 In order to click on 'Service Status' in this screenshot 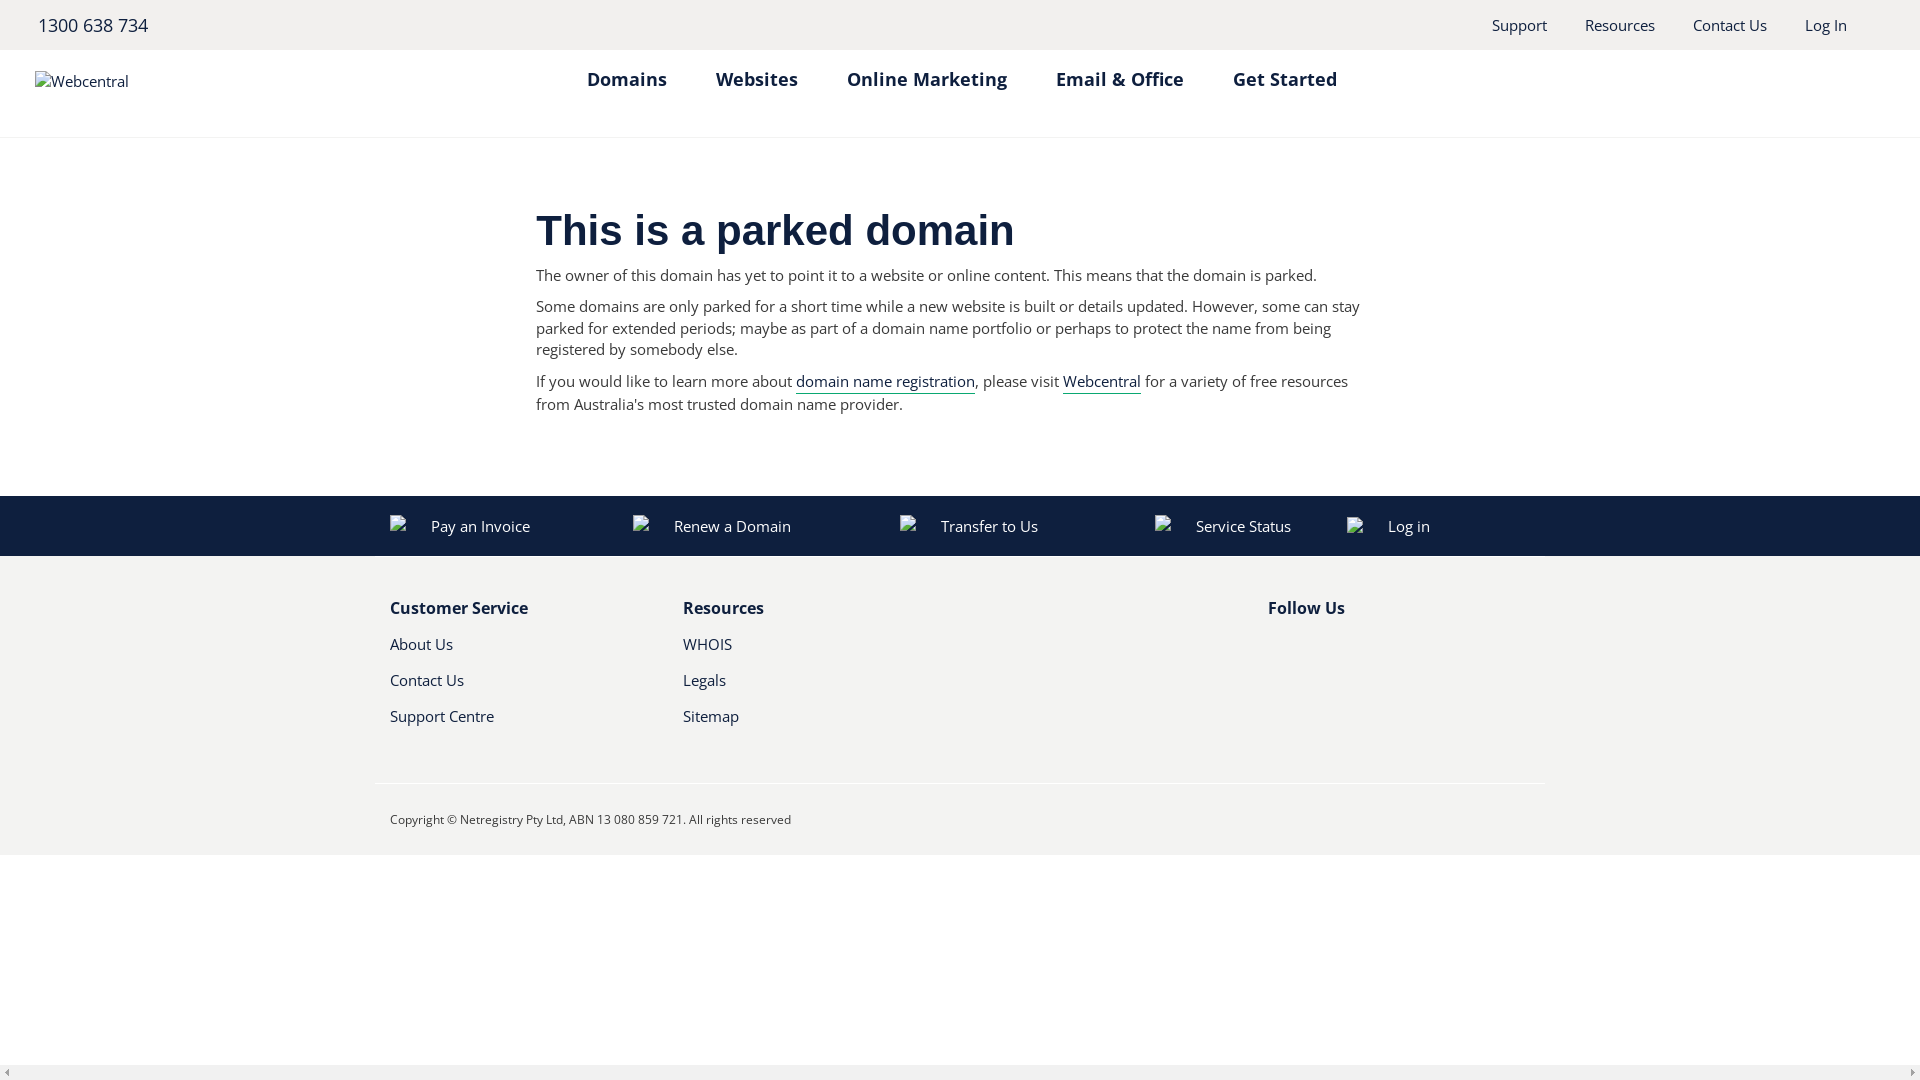, I will do `click(1222, 524)`.